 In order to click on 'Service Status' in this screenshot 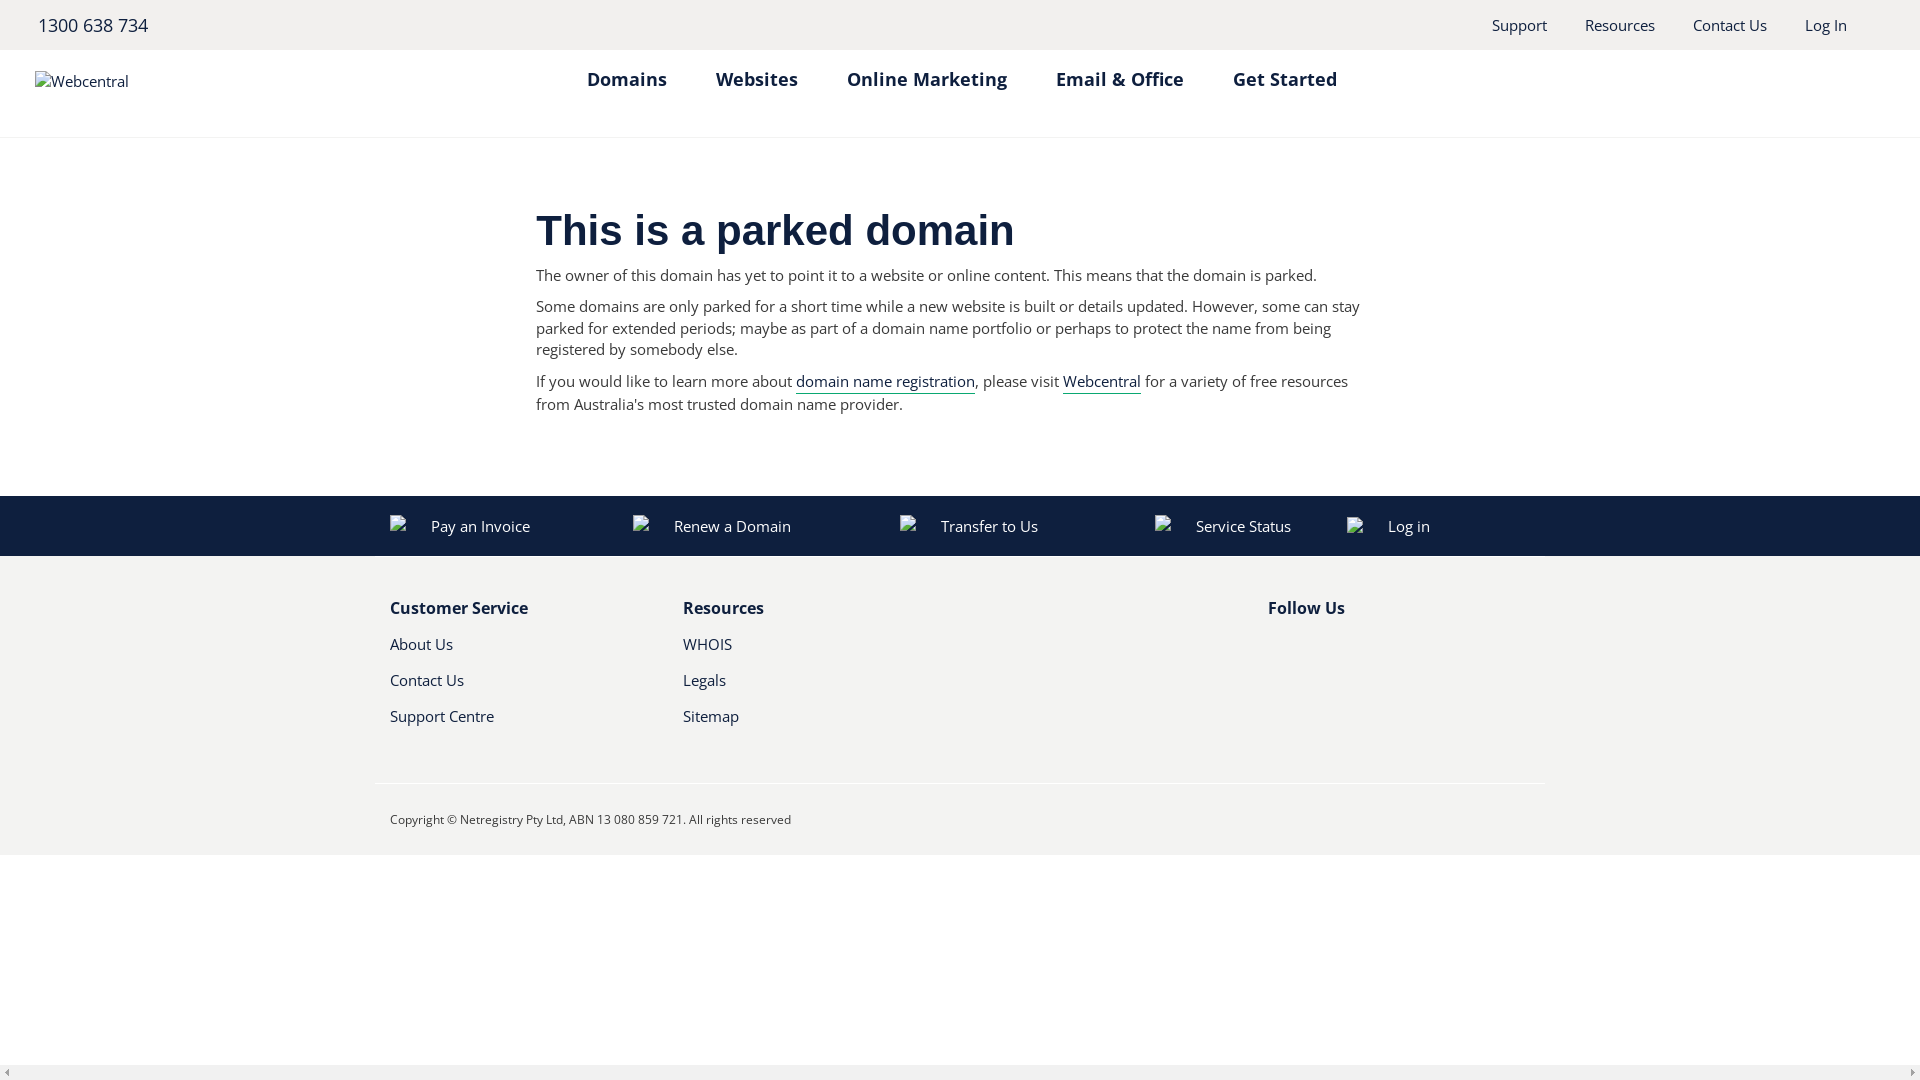, I will do `click(1222, 524)`.